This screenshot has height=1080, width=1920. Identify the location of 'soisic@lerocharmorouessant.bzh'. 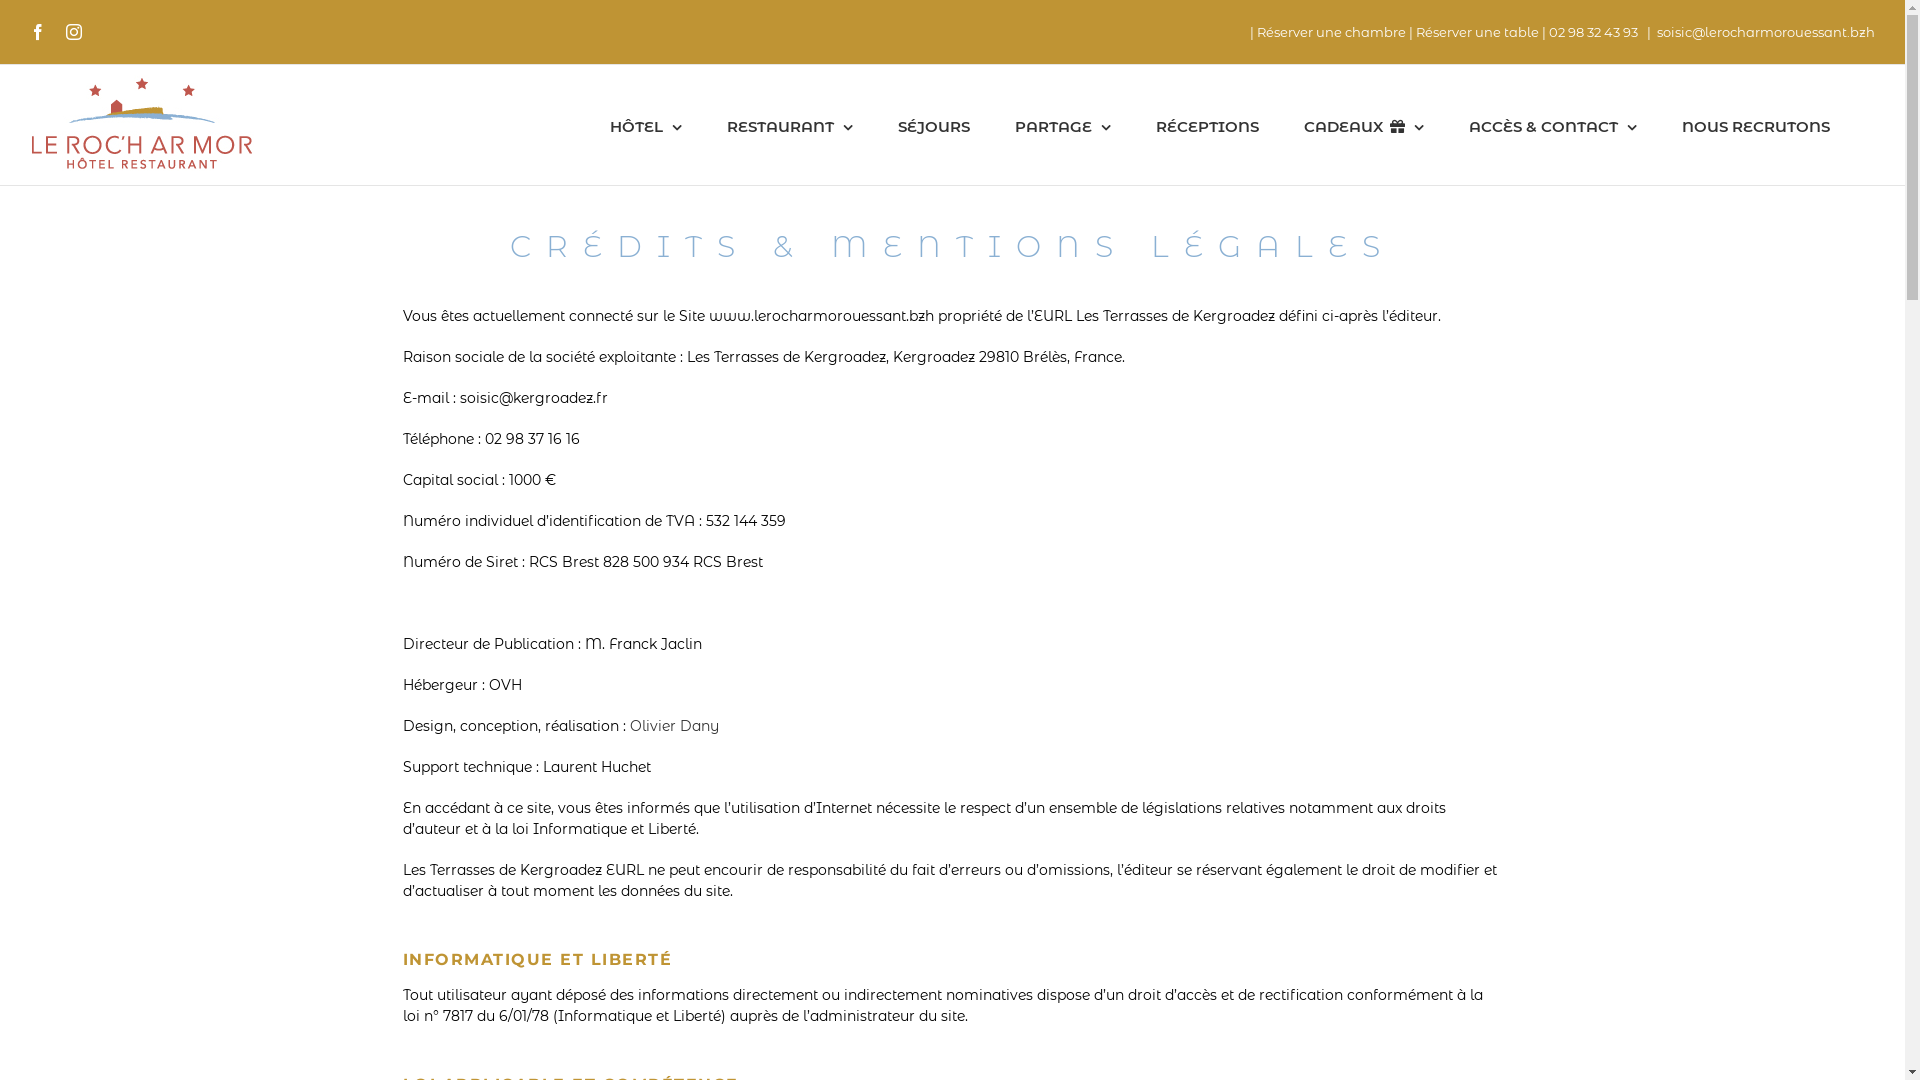
(1766, 31).